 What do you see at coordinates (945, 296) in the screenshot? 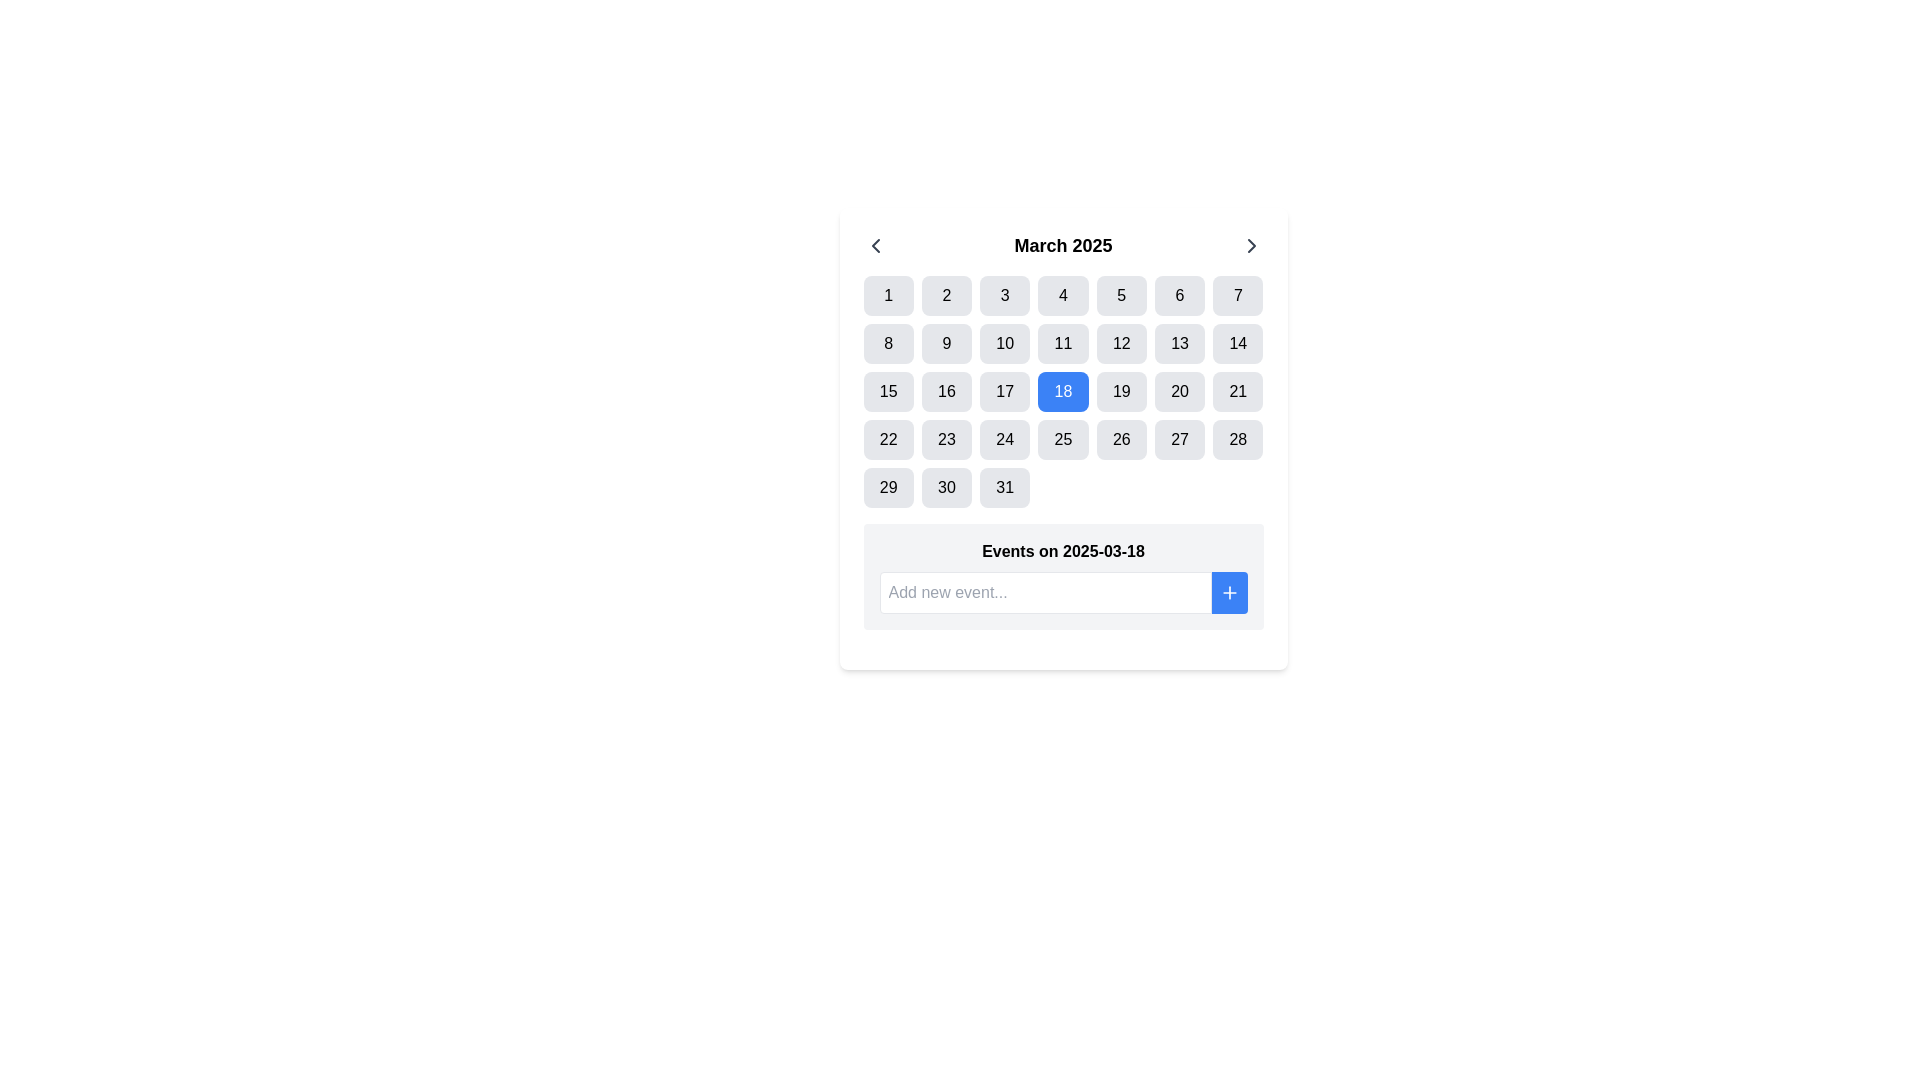
I see `the button representing the second day of the month in the calendar interface` at bounding box center [945, 296].